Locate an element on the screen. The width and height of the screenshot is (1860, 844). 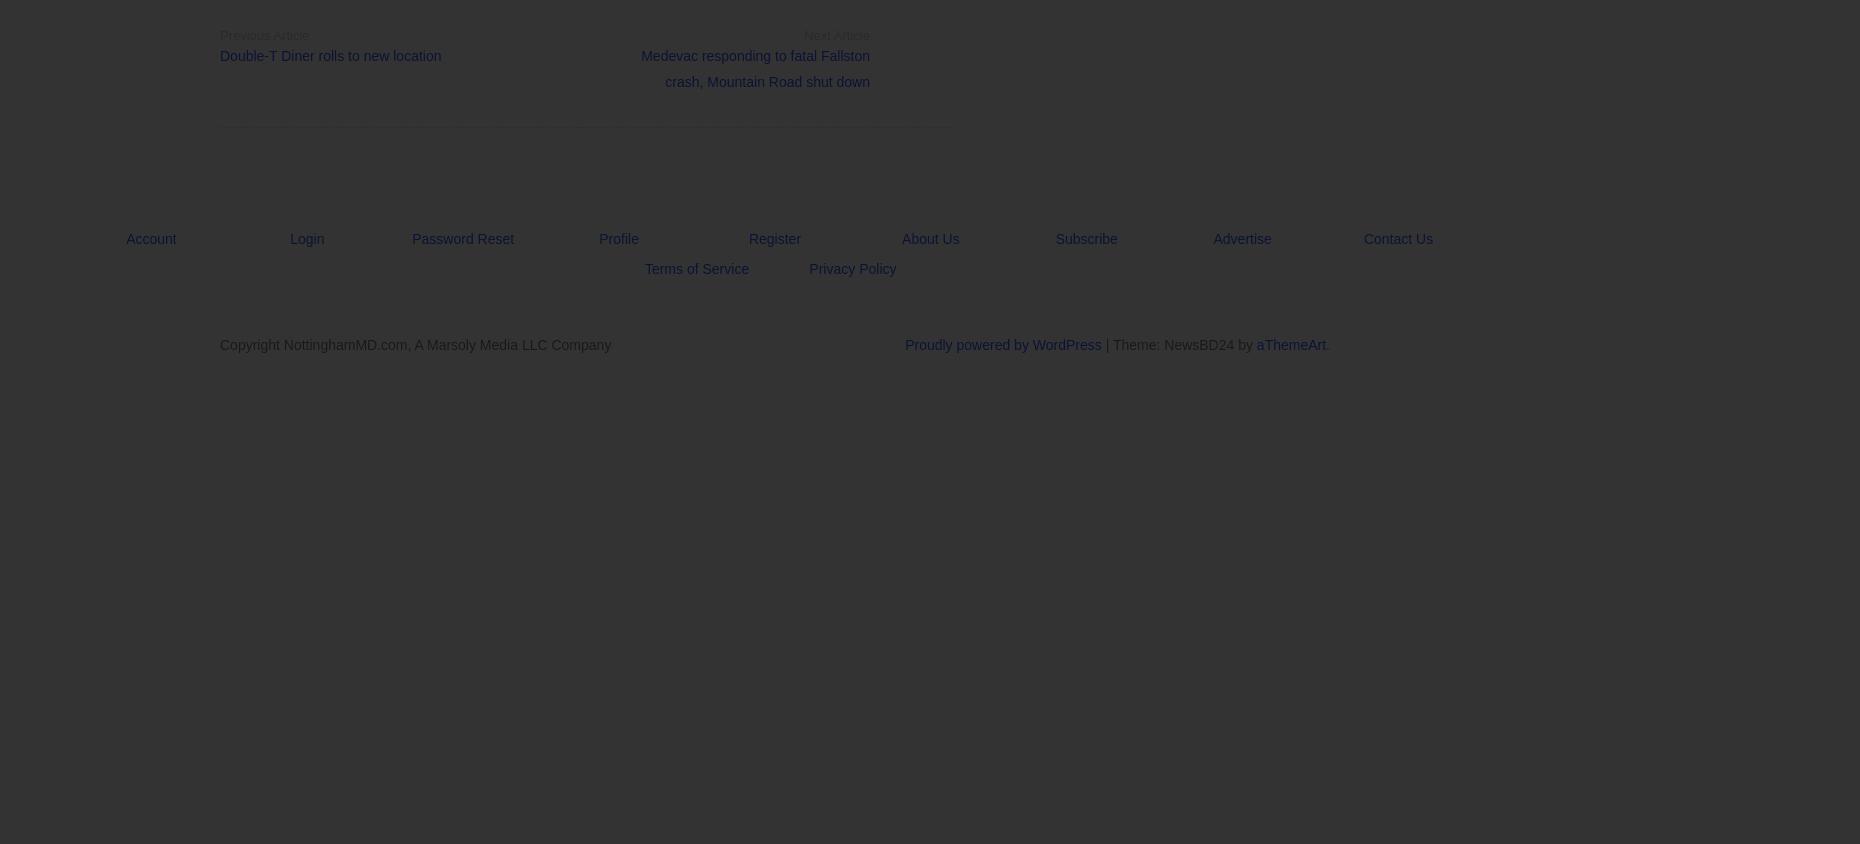
'Contact Us' is located at coordinates (1396, 238).